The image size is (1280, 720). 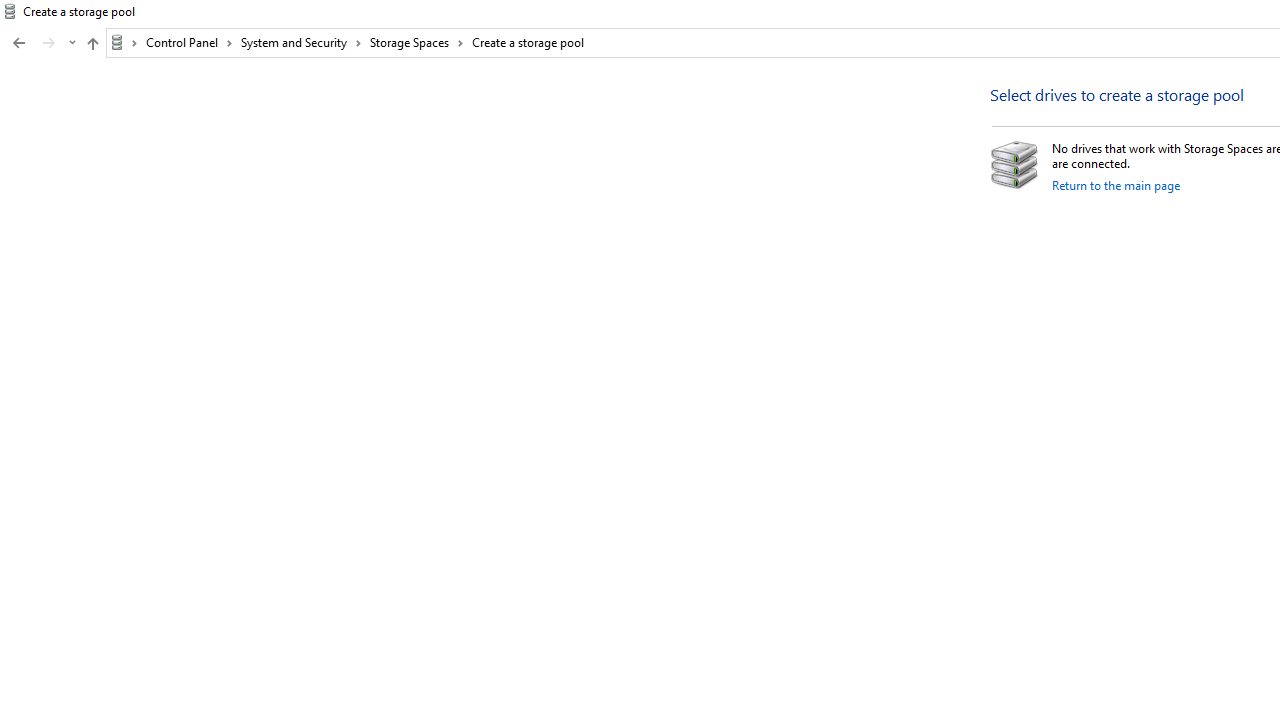 What do you see at coordinates (49, 43) in the screenshot?
I see `'Forward (Alt + Right Arrow)'` at bounding box center [49, 43].